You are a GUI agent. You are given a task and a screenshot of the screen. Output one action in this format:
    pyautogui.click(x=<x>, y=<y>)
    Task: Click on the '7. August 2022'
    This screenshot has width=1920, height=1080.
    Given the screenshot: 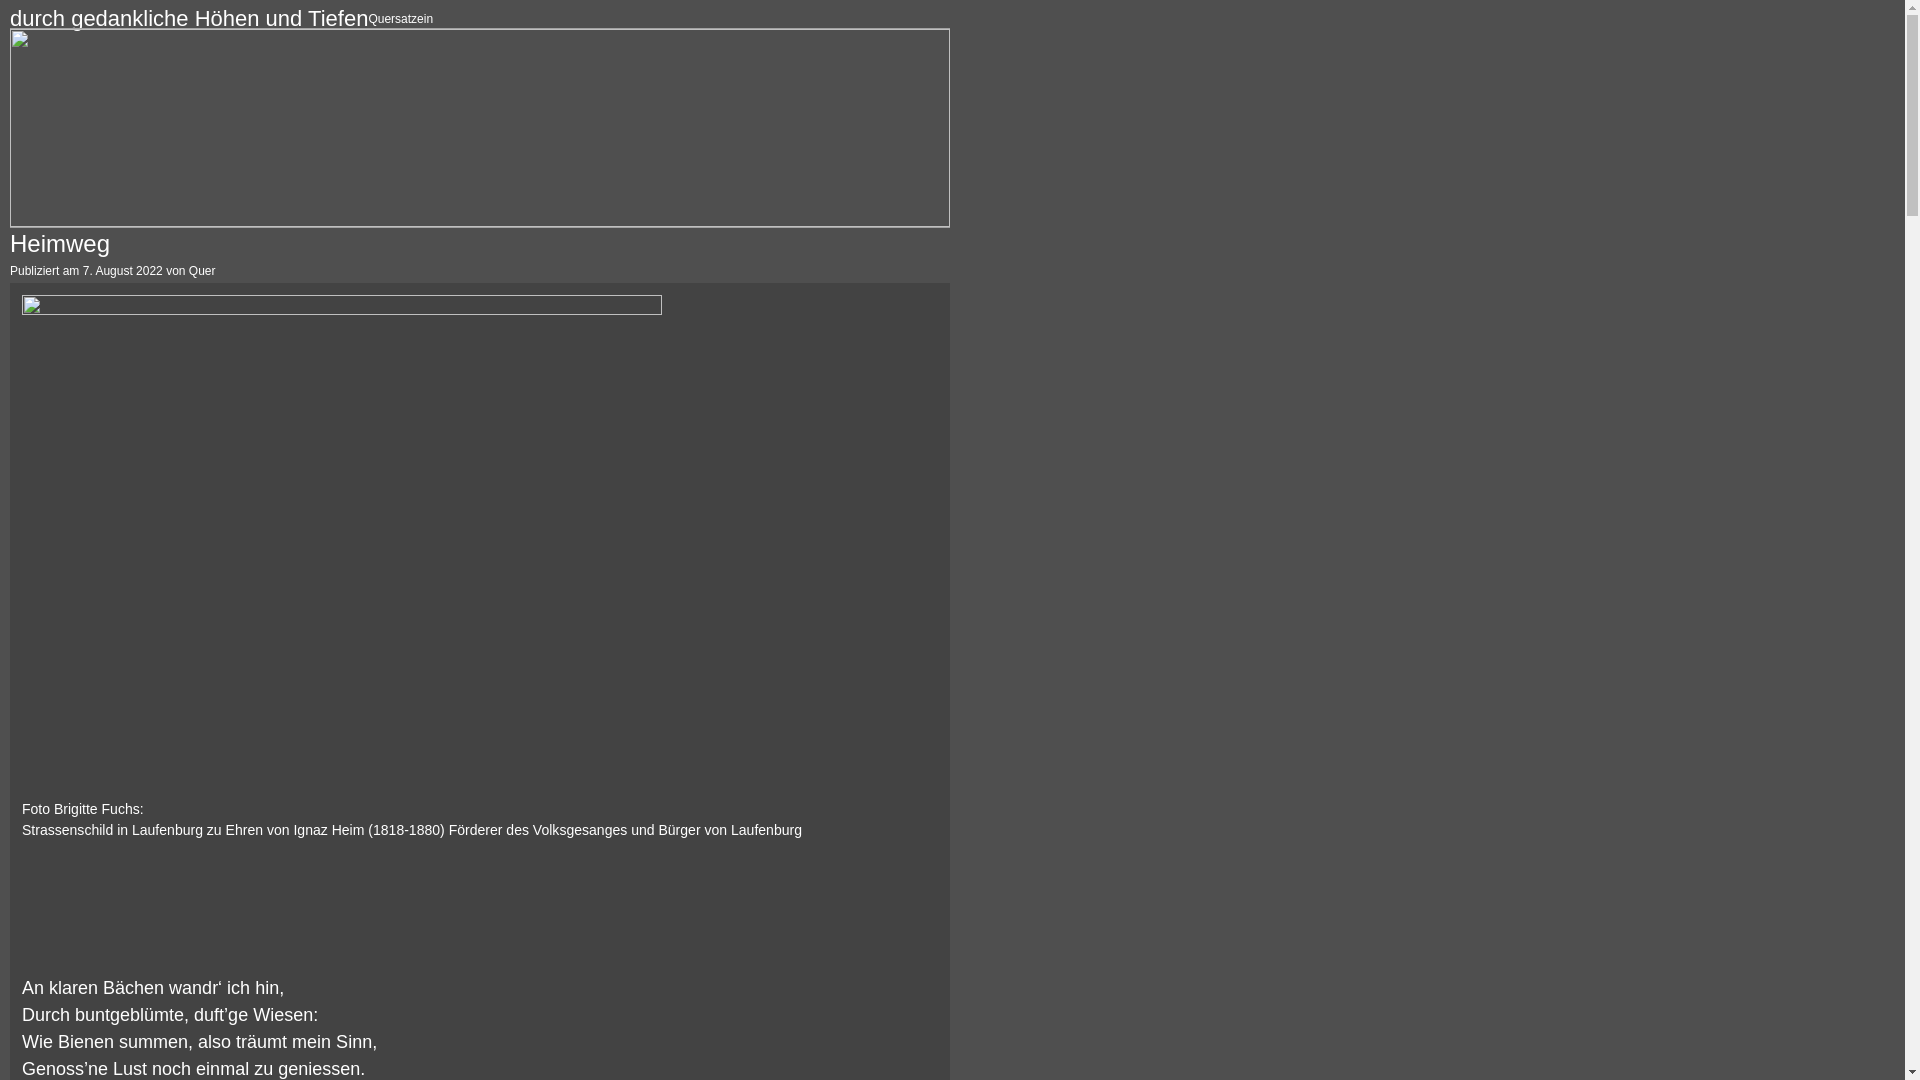 What is the action you would take?
    pyautogui.click(x=122, y=270)
    